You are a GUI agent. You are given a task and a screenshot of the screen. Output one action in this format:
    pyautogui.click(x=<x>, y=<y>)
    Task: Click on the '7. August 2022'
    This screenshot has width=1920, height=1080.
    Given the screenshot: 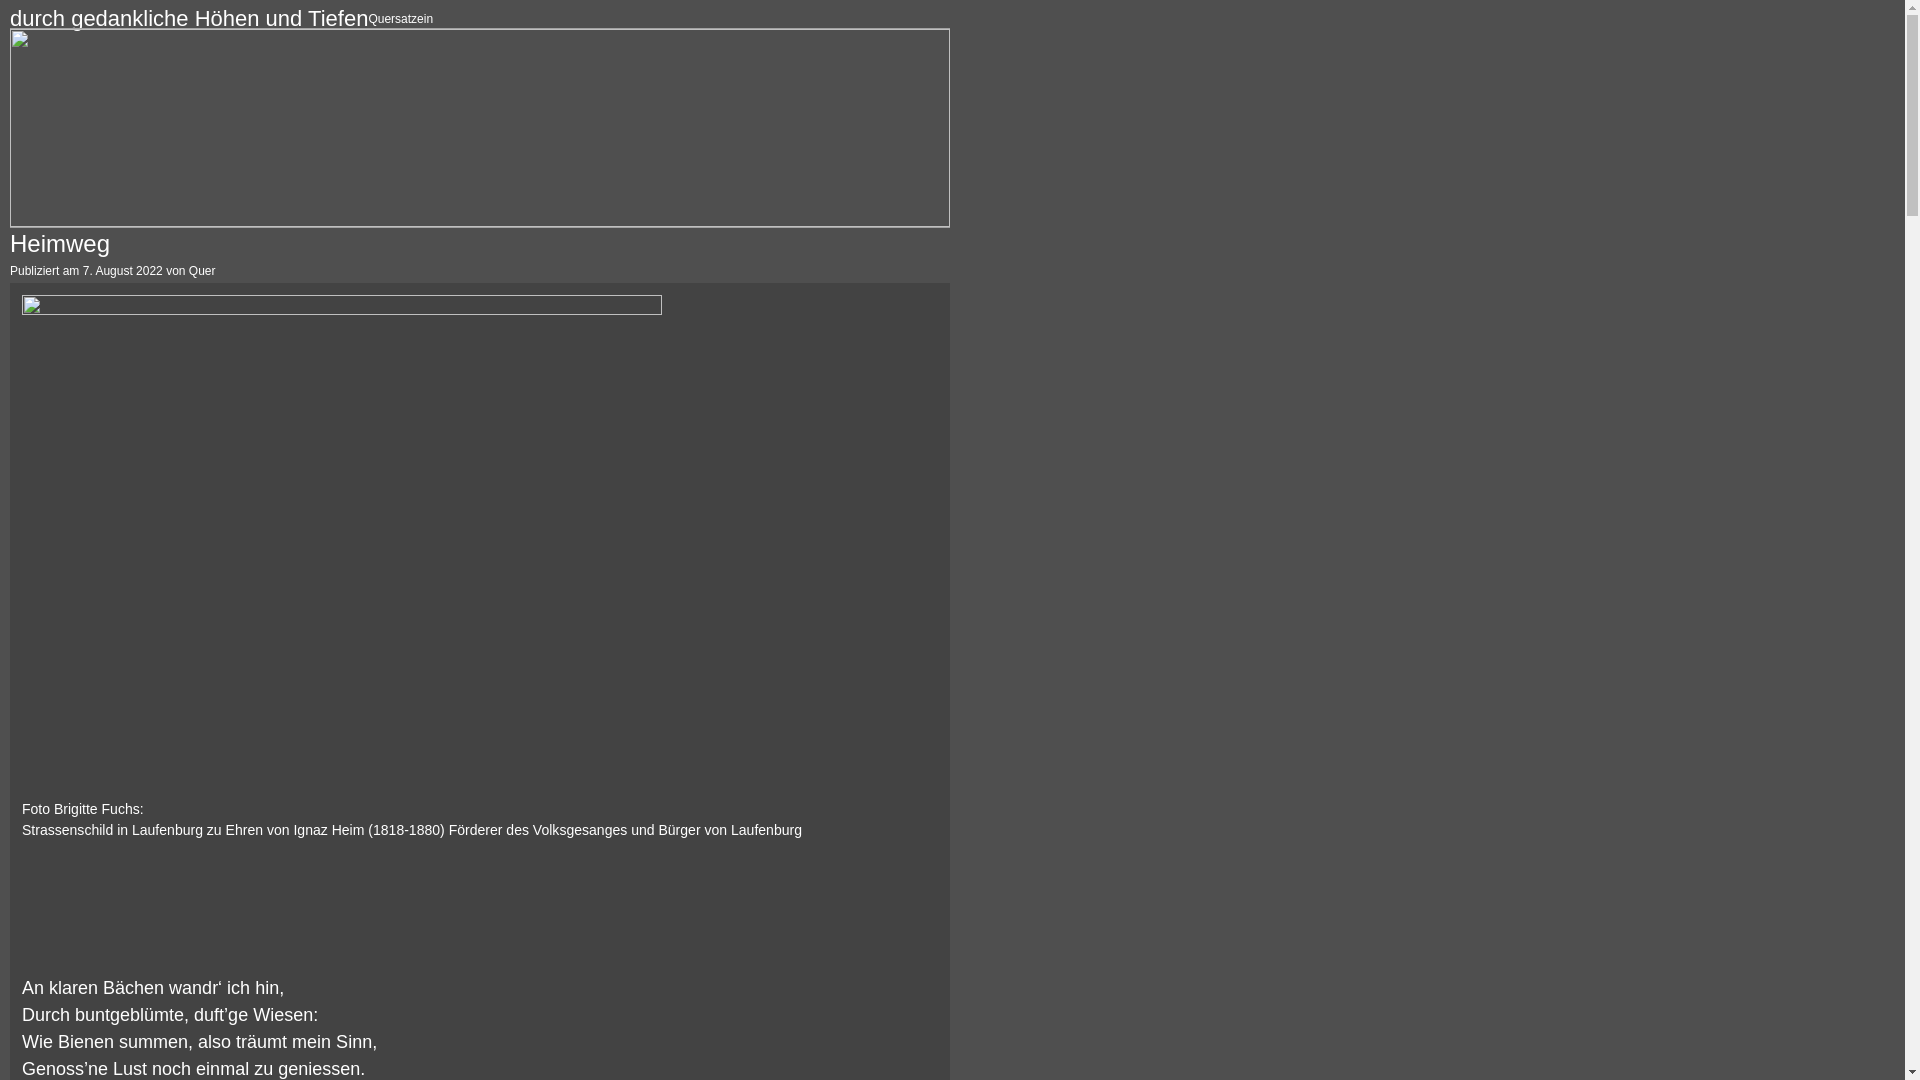 What is the action you would take?
    pyautogui.click(x=122, y=270)
    